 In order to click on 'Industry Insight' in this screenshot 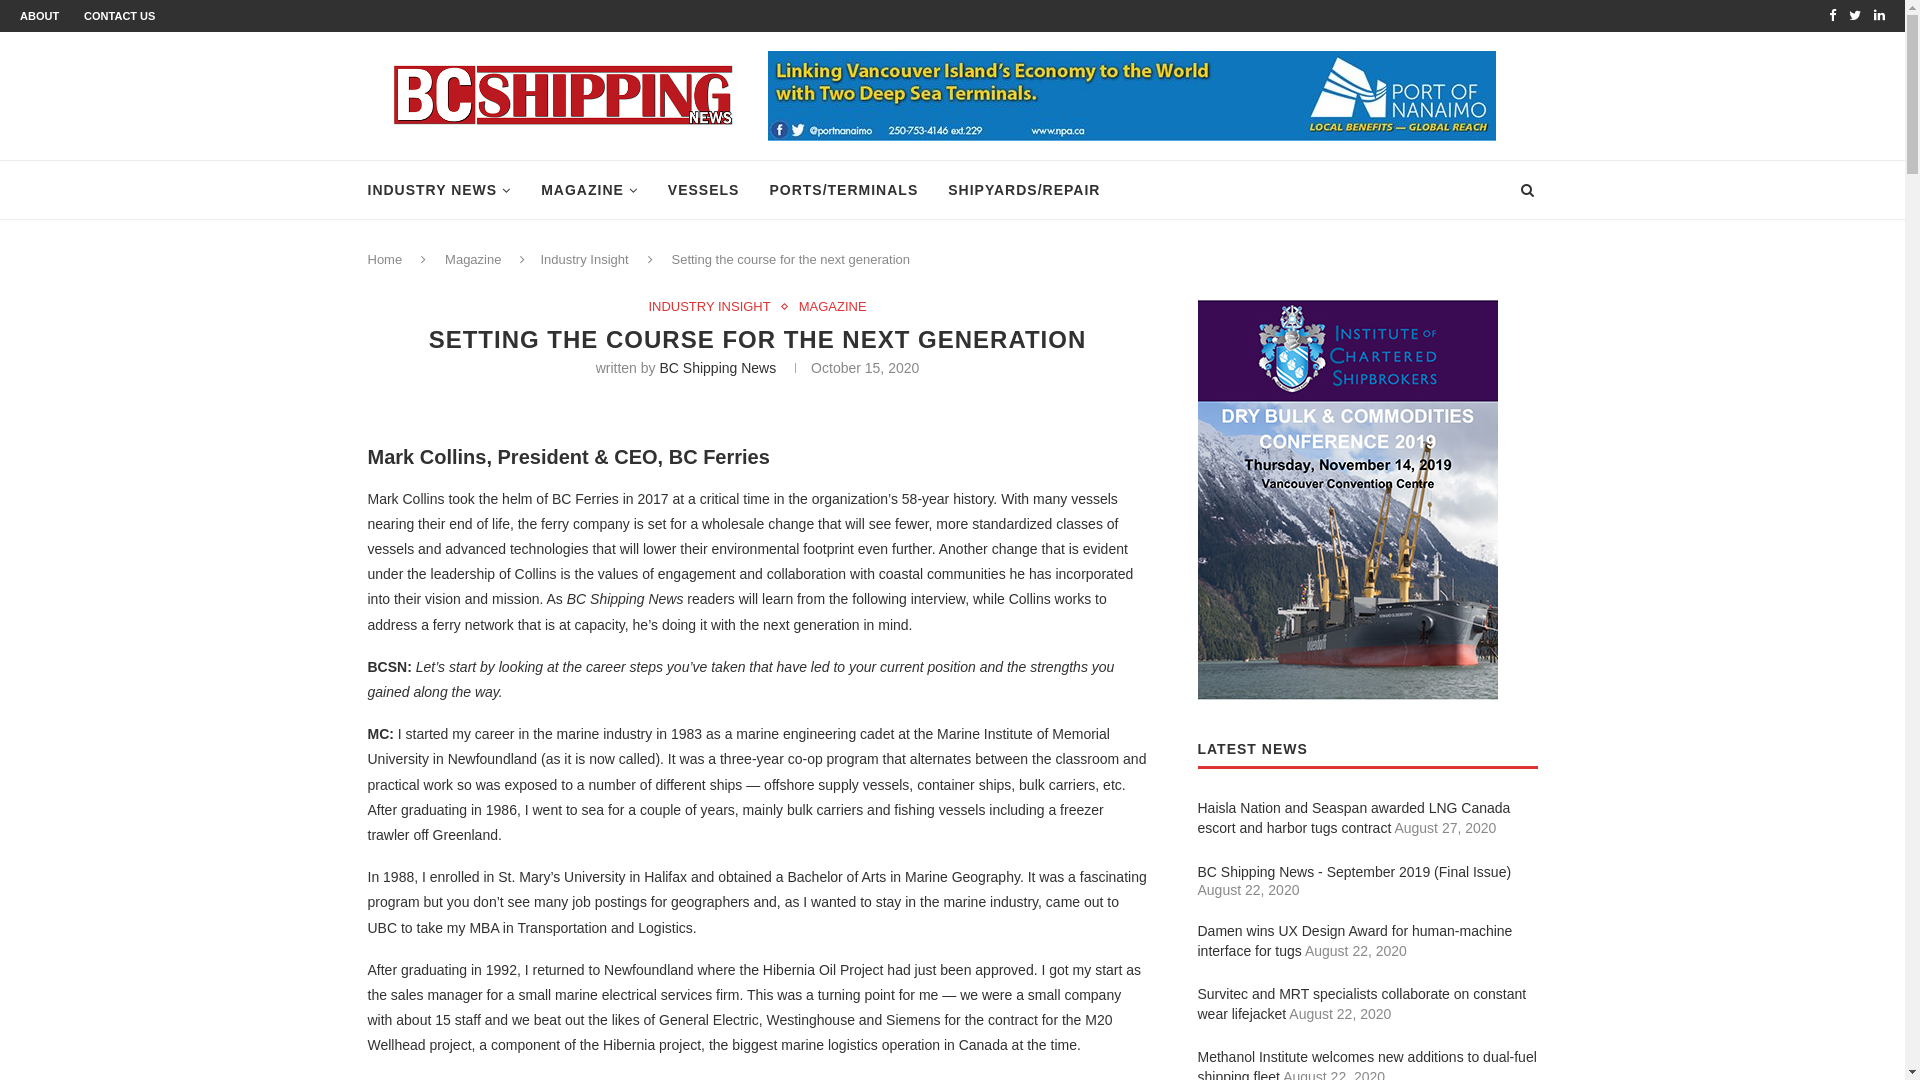, I will do `click(583, 258)`.